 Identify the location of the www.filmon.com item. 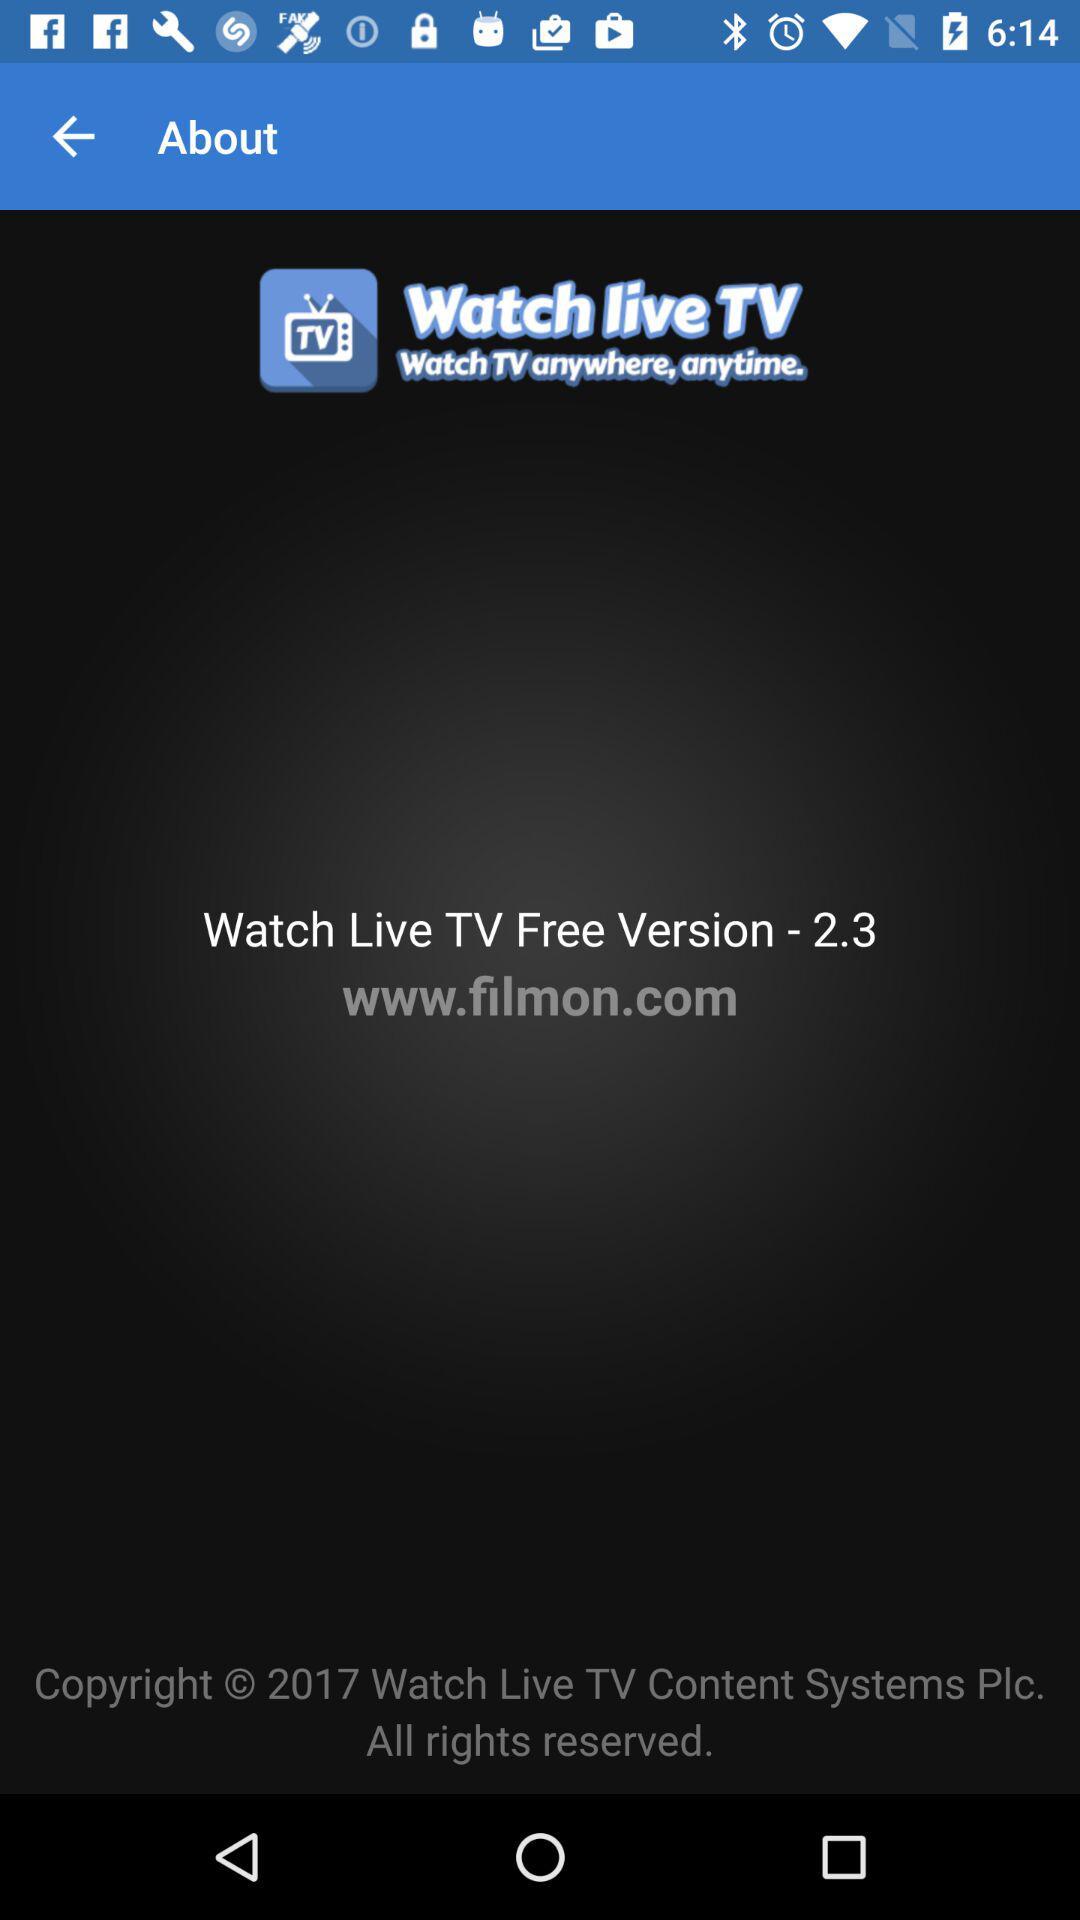
(540, 994).